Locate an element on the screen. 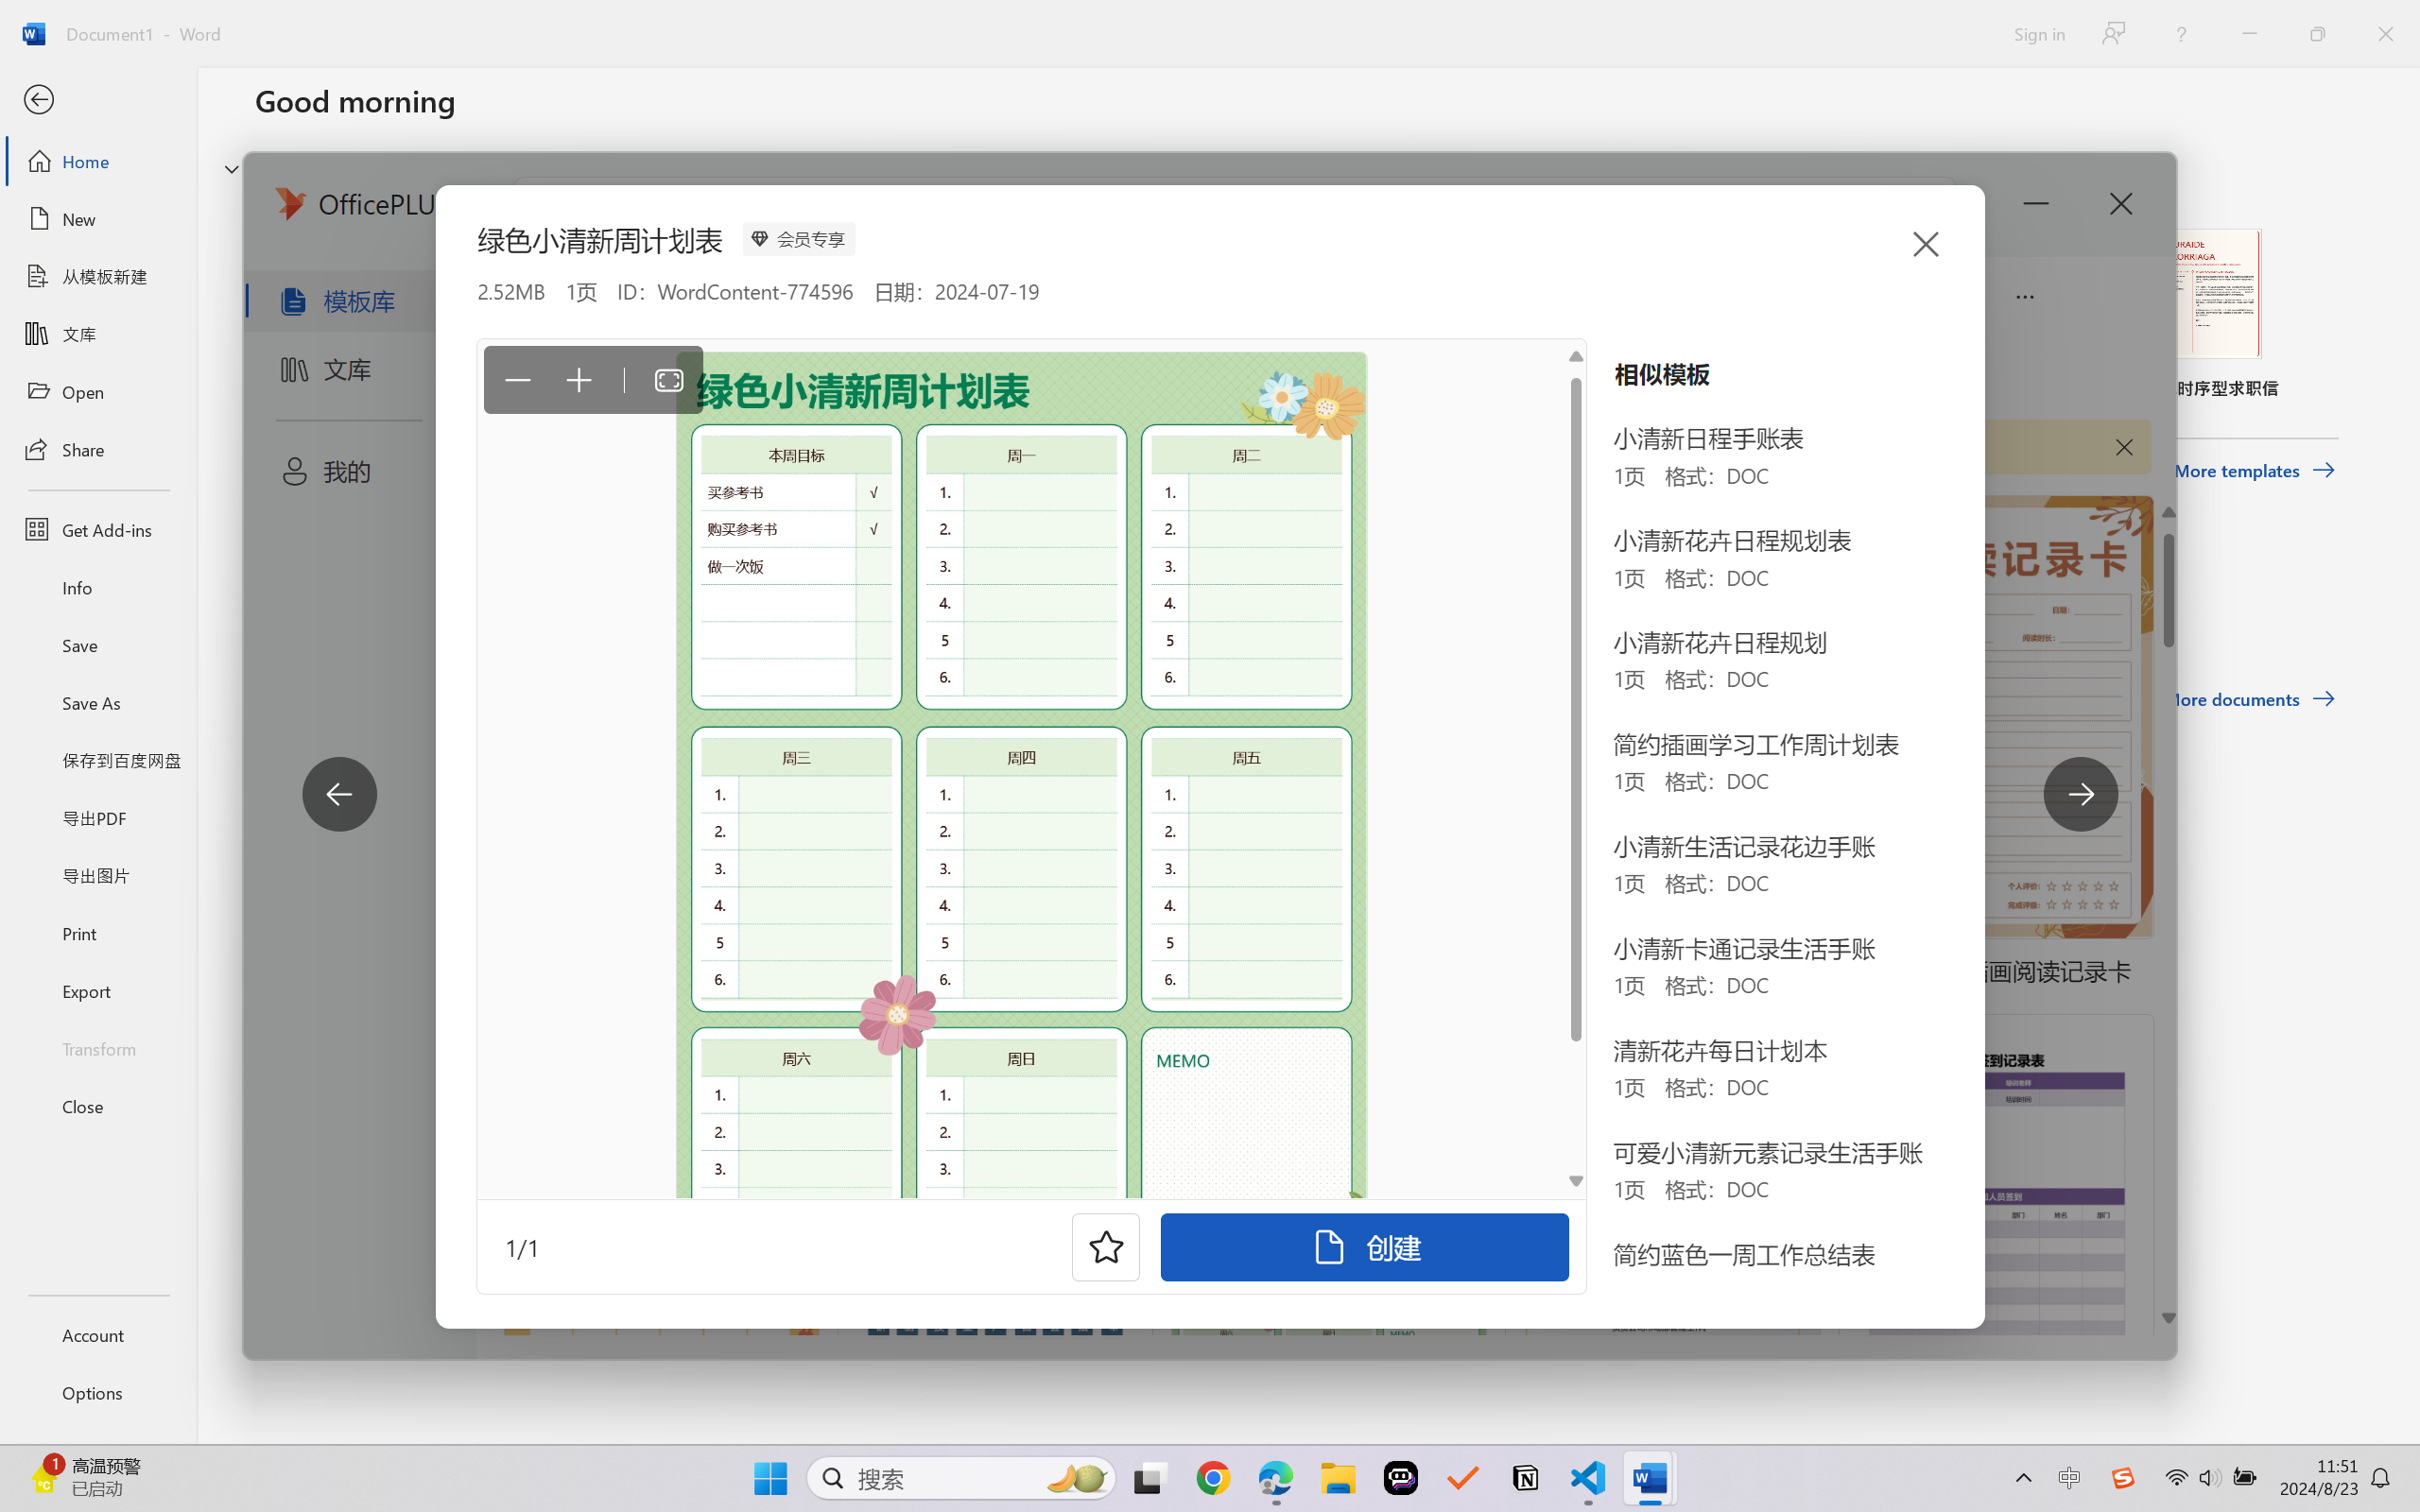 The height and width of the screenshot is (1512, 2420). 'Transform' is located at coordinates (97, 1046).